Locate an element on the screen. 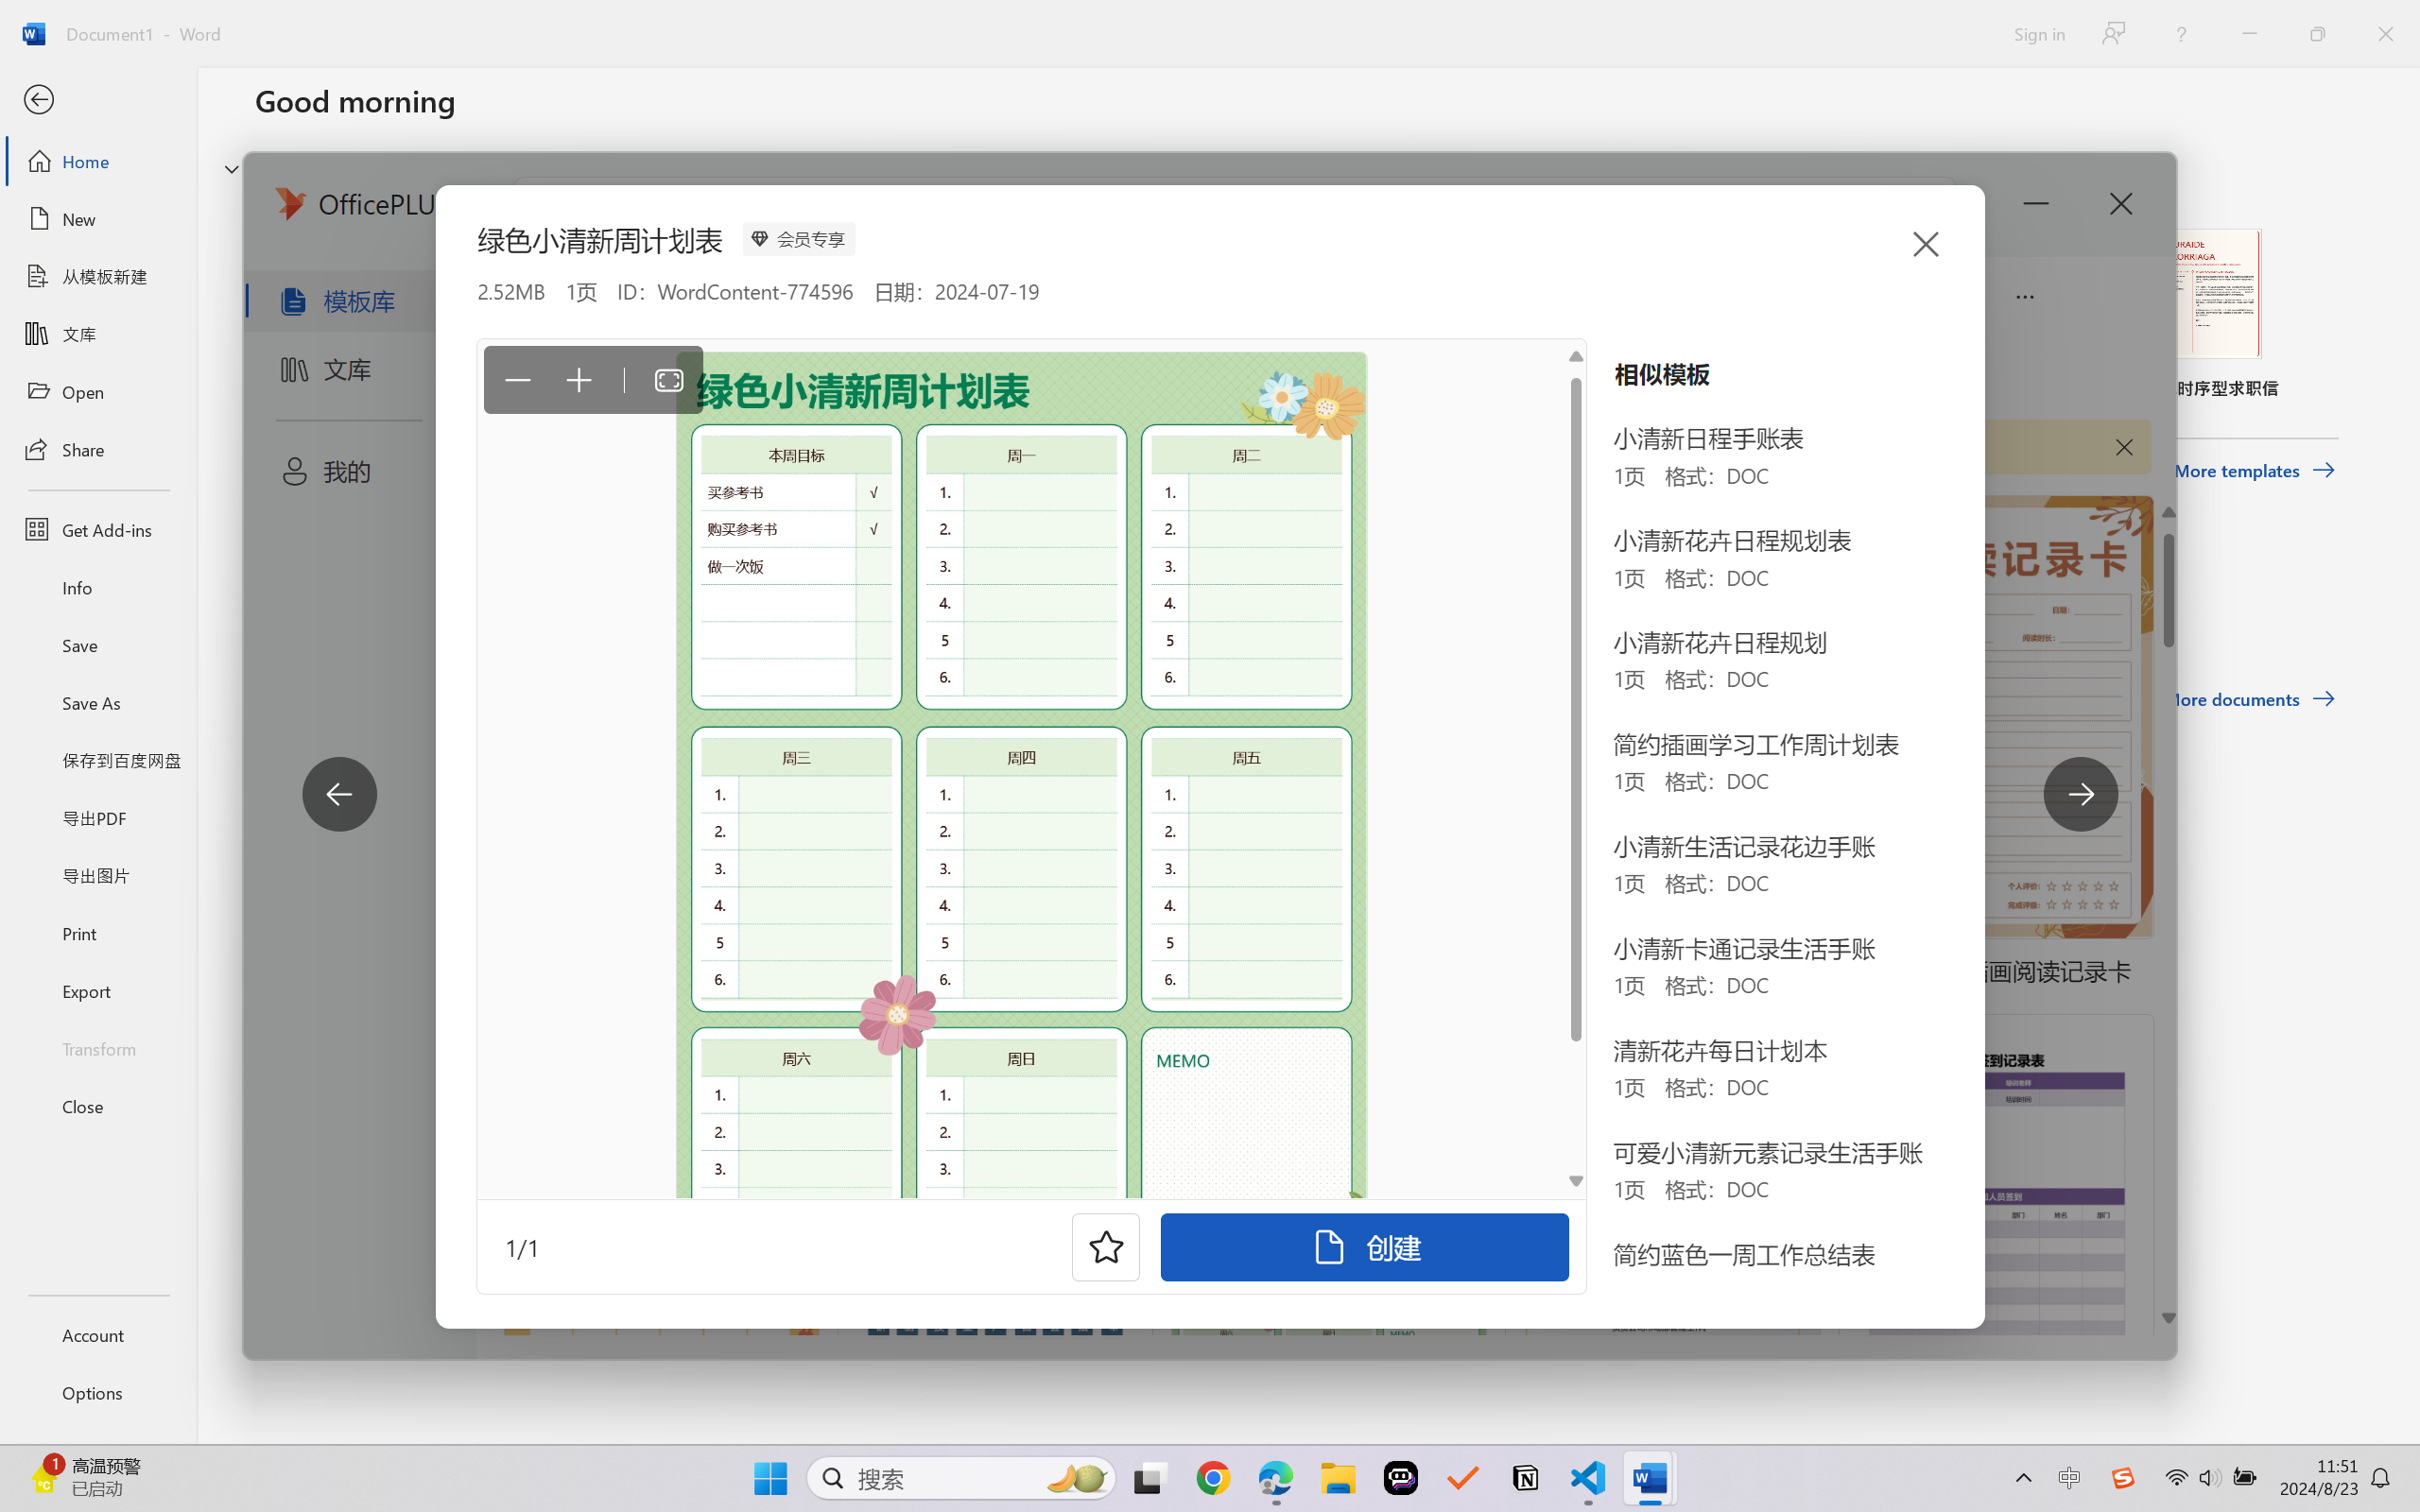 The height and width of the screenshot is (1512, 2420). 'Transform' is located at coordinates (97, 1046).